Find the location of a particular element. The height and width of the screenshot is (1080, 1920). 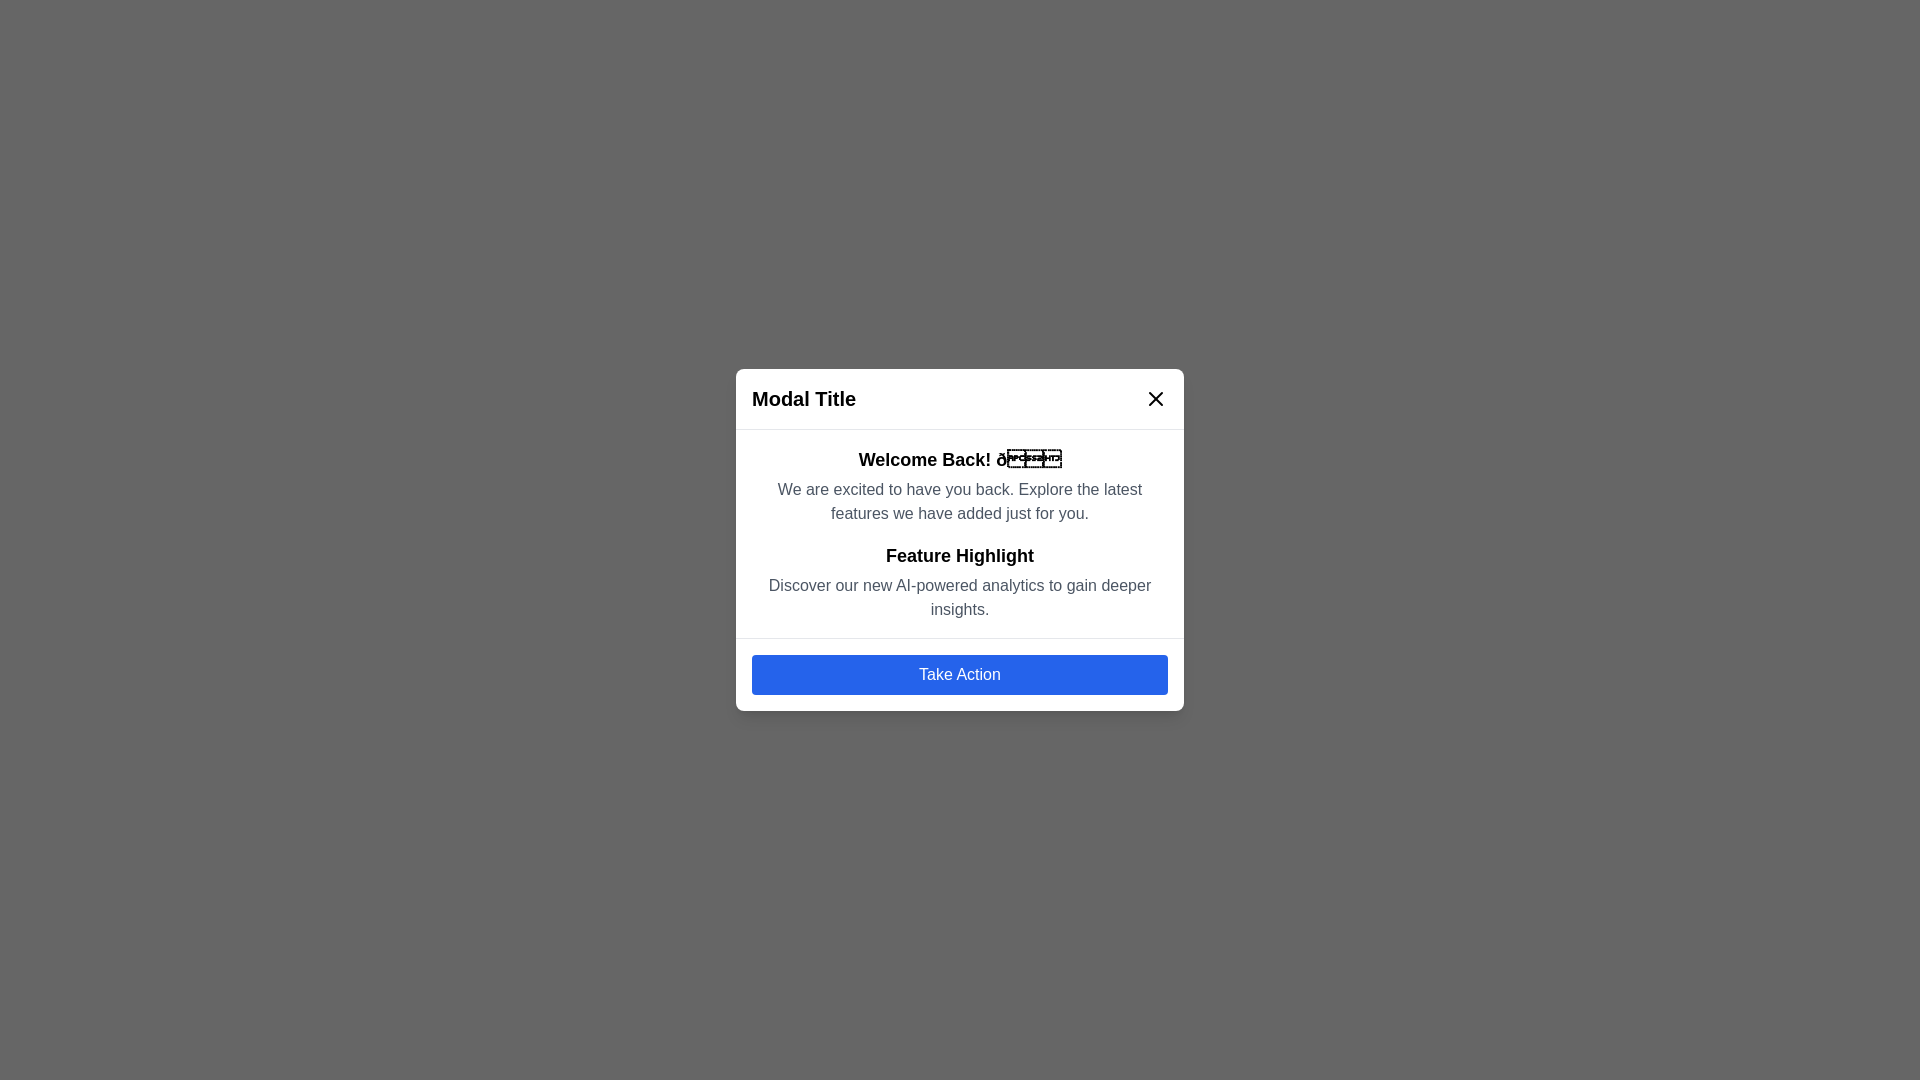

welcoming message text located near the top of the modal dialog box, directly beneath the modal's title is located at coordinates (960, 459).